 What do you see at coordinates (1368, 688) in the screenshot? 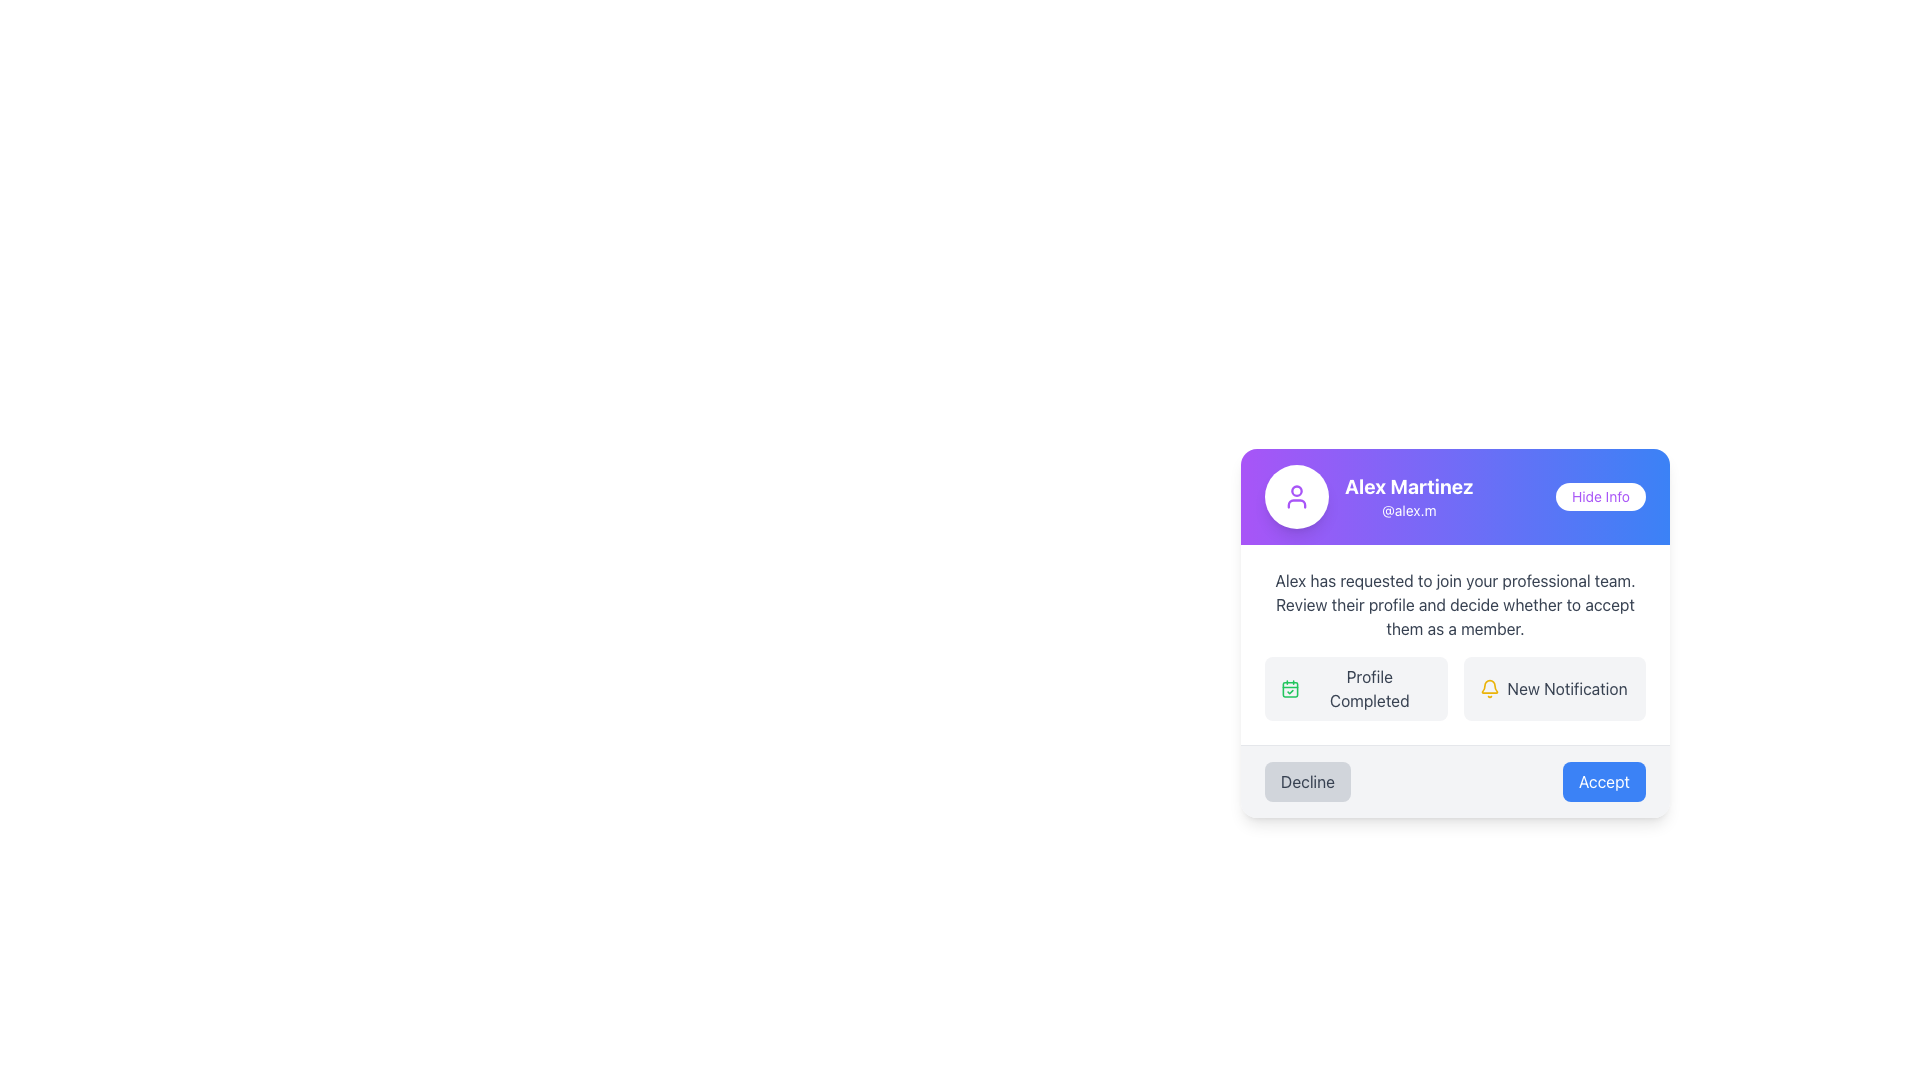
I see `text label that indicates the completion status of a profile, which is positioned between a green calendar icon and a notification icon` at bounding box center [1368, 688].